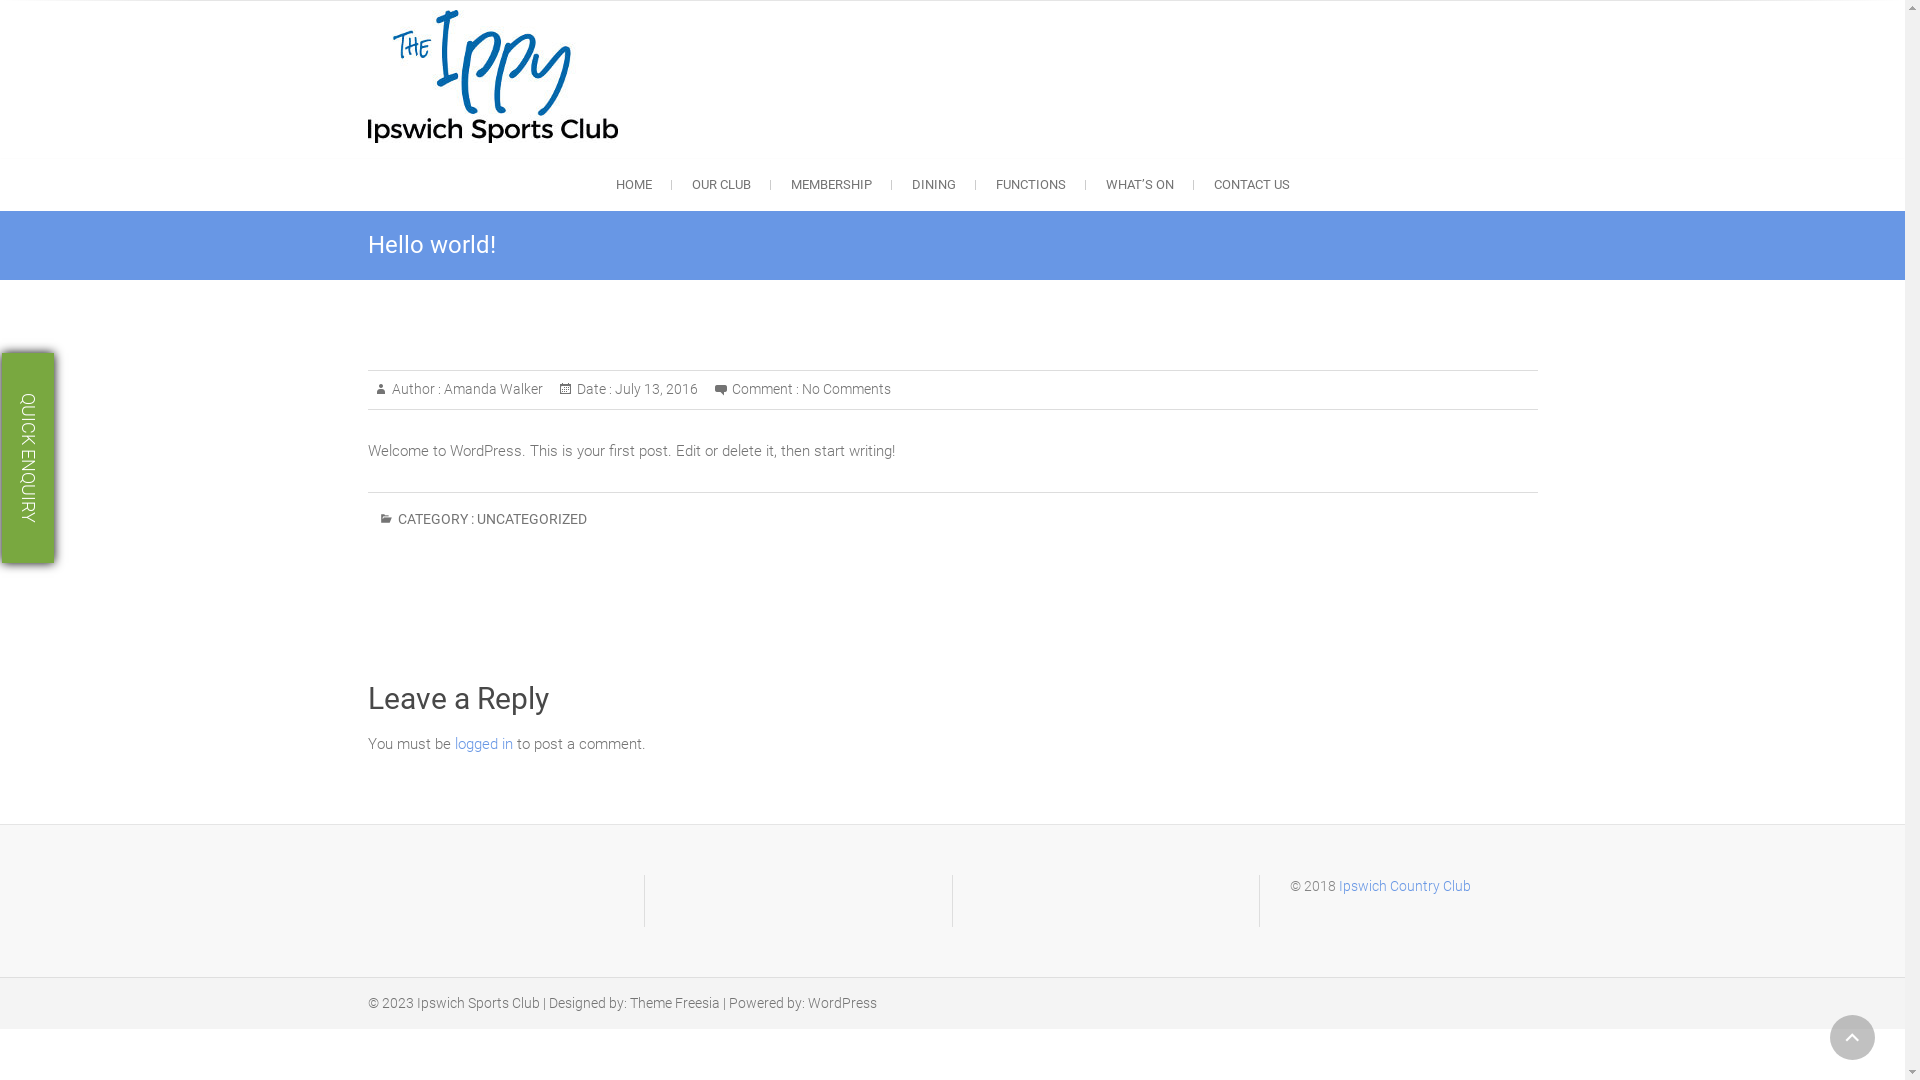  Describe the element at coordinates (654, 389) in the screenshot. I see `'July 13, 2016'` at that location.